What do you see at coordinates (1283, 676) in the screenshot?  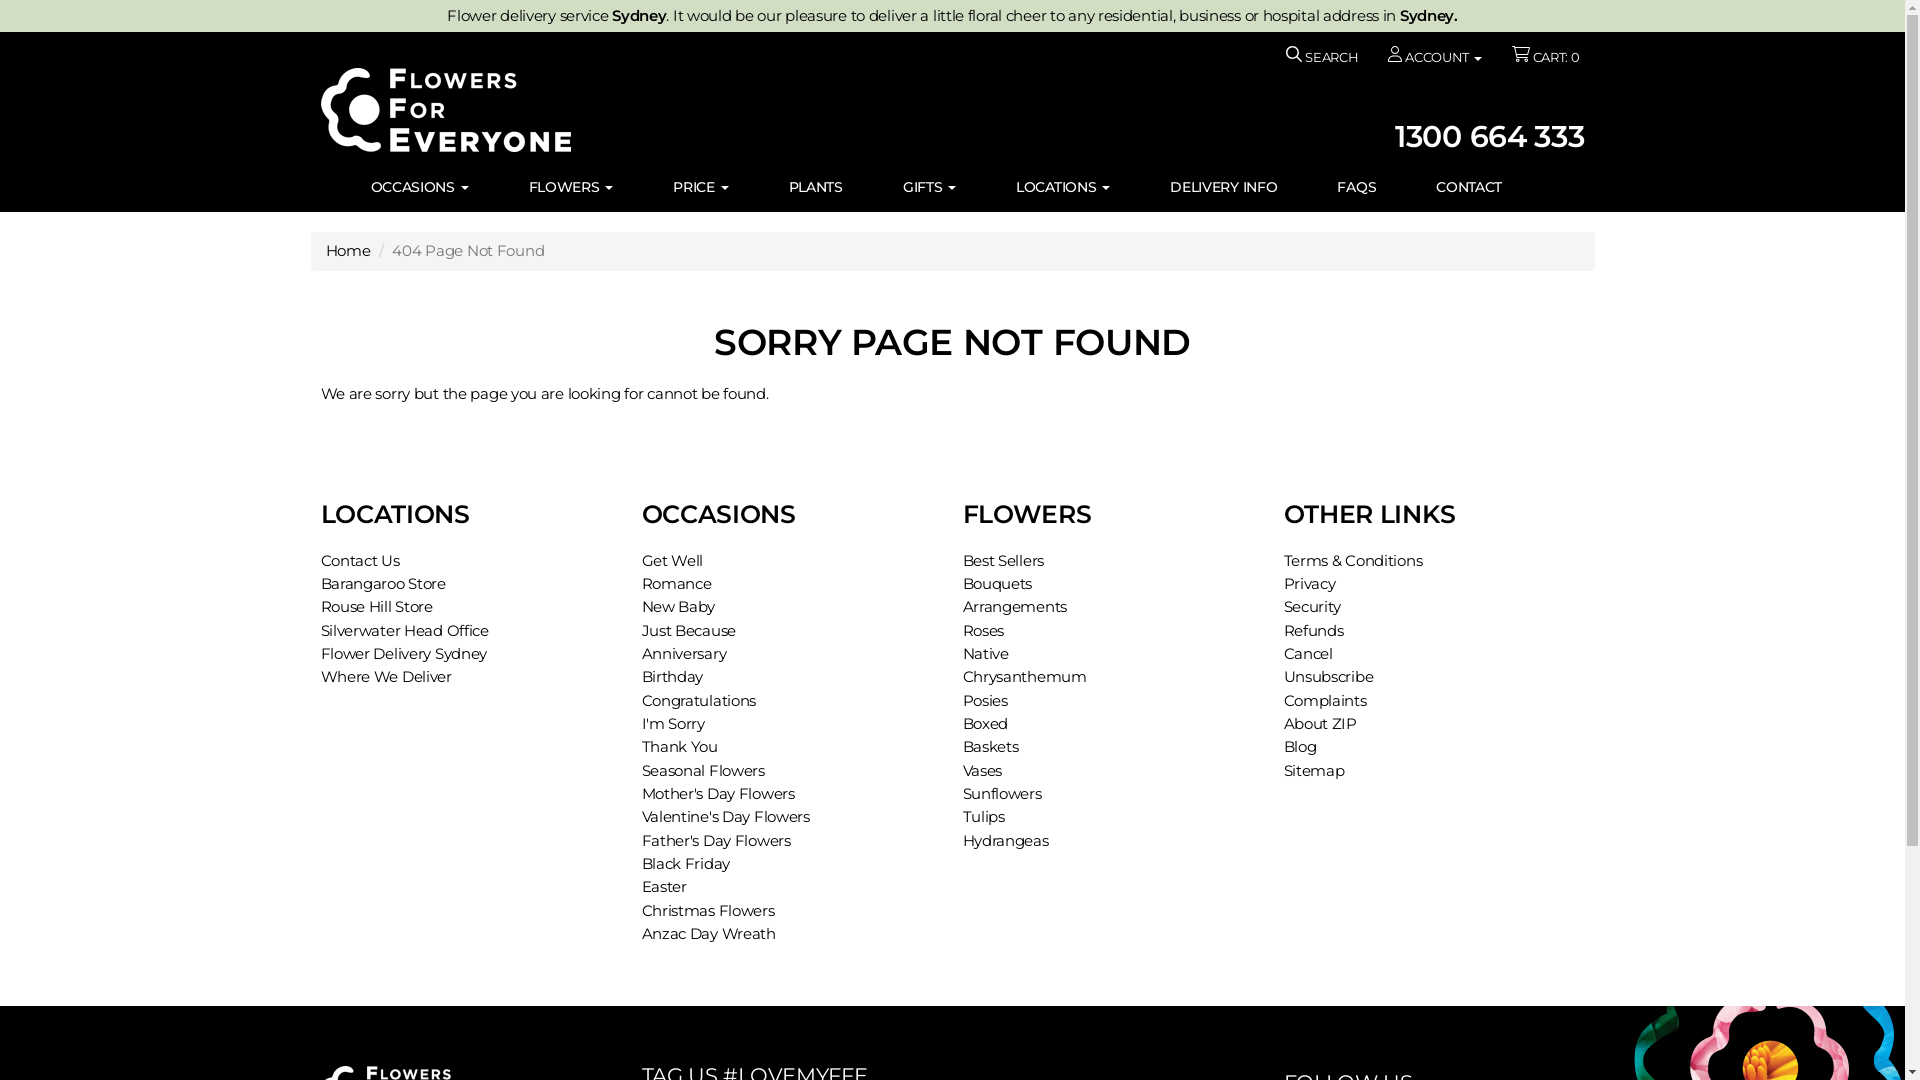 I see `'Unsubscribe'` at bounding box center [1283, 676].